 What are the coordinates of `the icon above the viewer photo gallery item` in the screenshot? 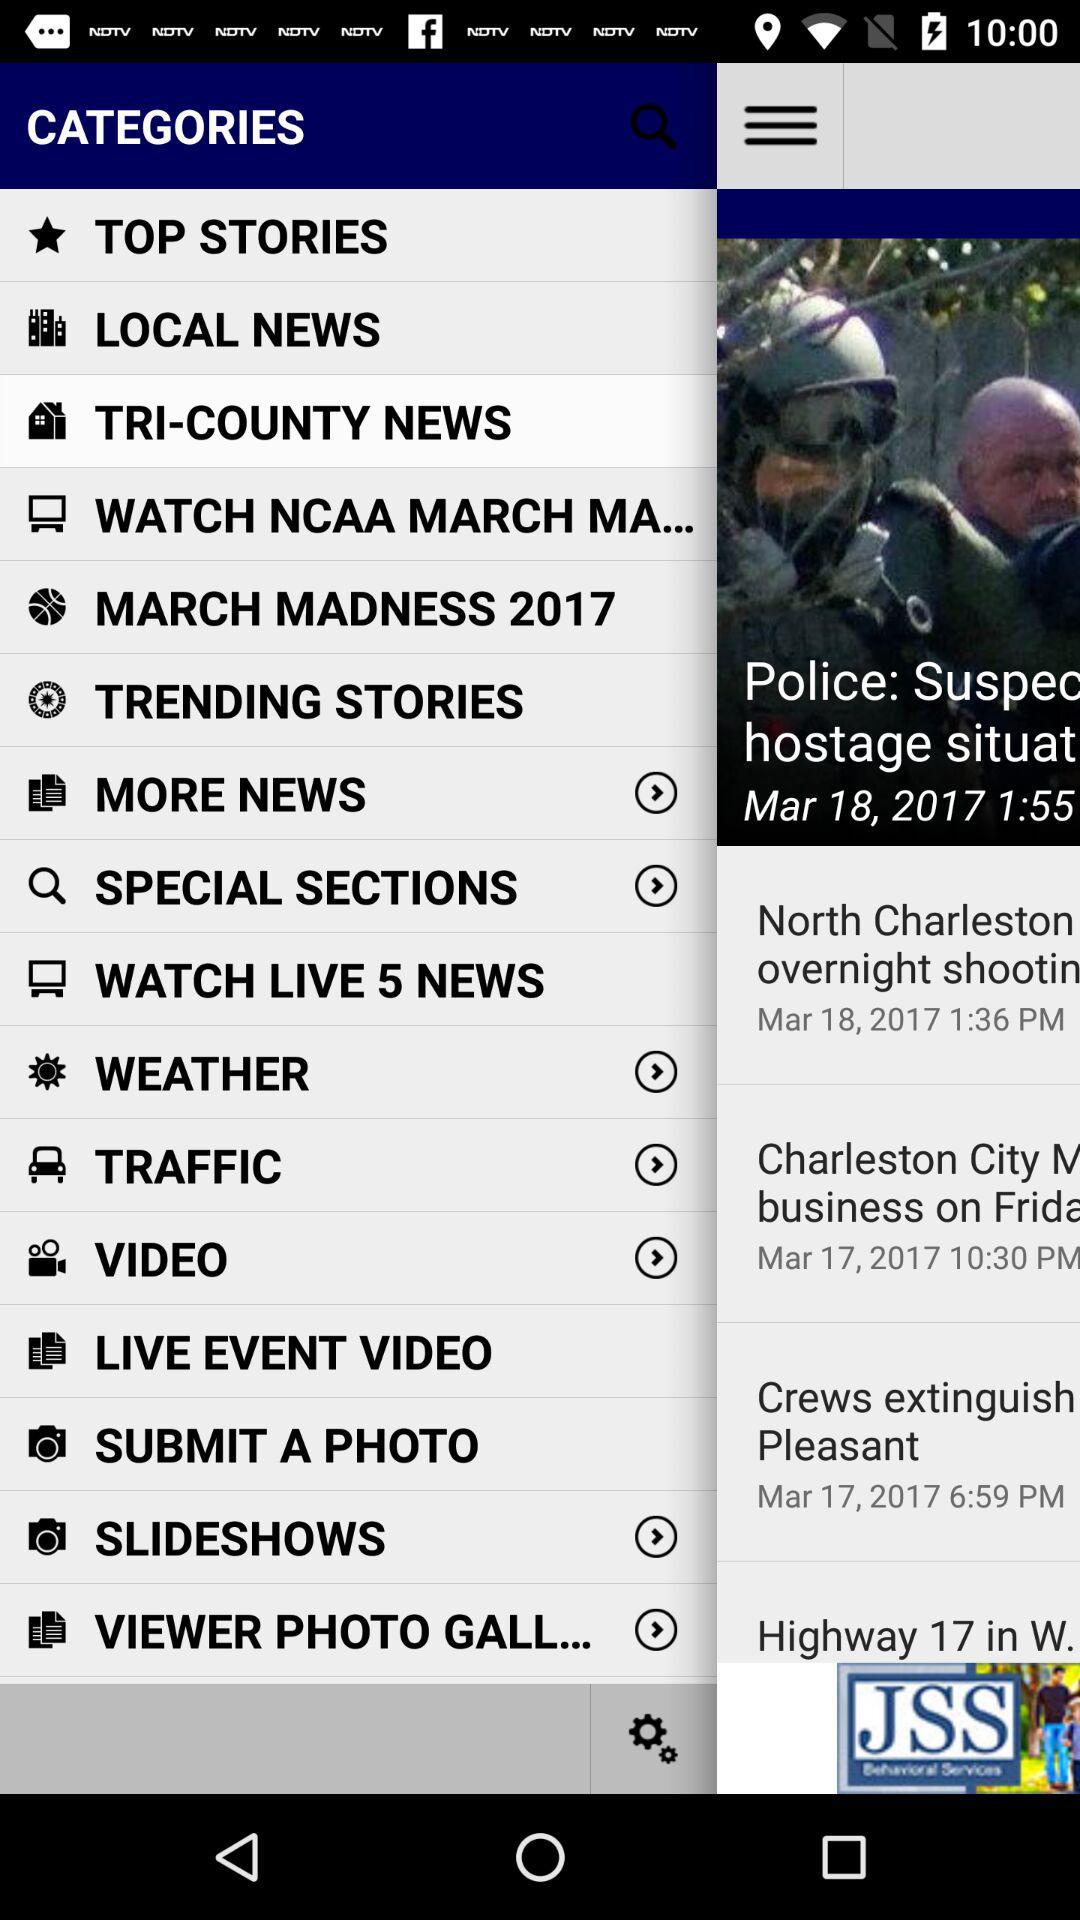 It's located at (239, 1536).